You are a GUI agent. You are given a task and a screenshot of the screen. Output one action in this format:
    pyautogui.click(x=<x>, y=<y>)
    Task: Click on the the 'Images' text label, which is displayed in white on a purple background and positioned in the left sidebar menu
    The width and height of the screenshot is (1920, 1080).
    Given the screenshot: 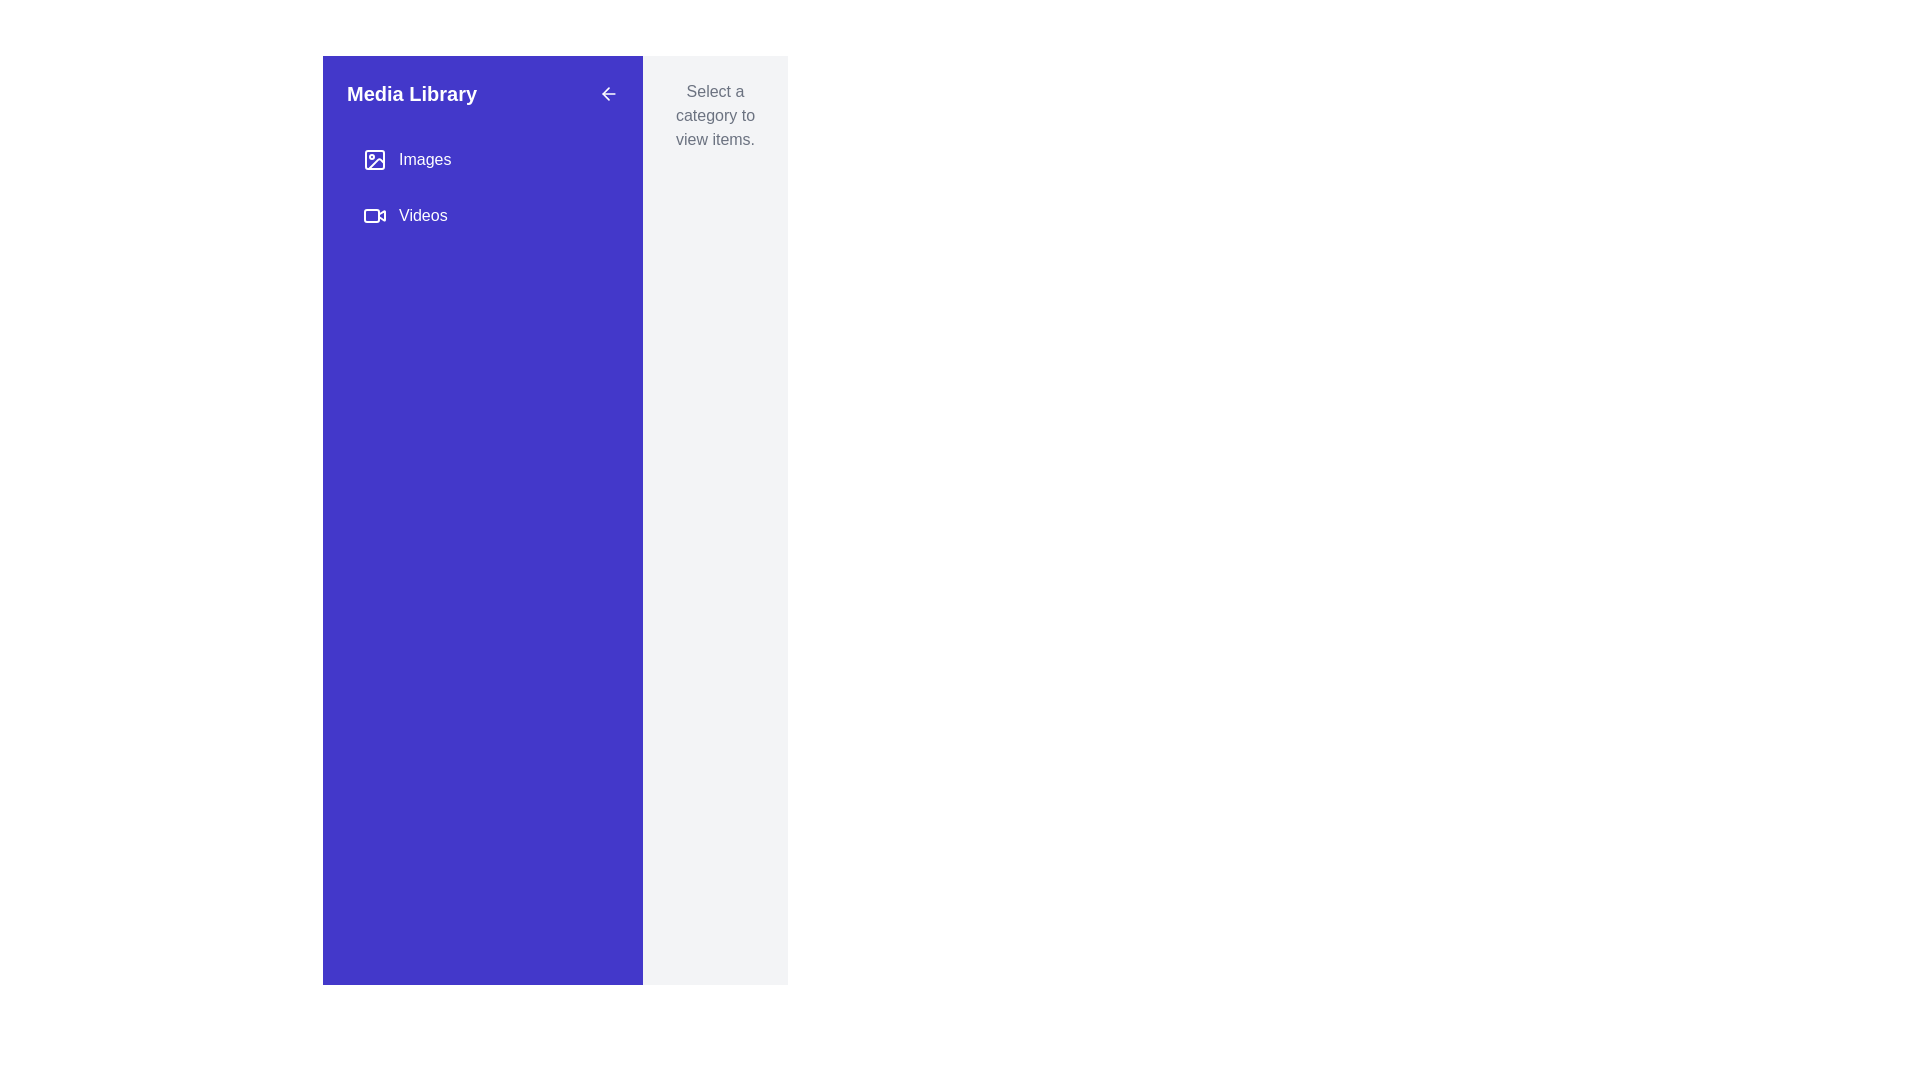 What is the action you would take?
    pyautogui.click(x=424, y=158)
    